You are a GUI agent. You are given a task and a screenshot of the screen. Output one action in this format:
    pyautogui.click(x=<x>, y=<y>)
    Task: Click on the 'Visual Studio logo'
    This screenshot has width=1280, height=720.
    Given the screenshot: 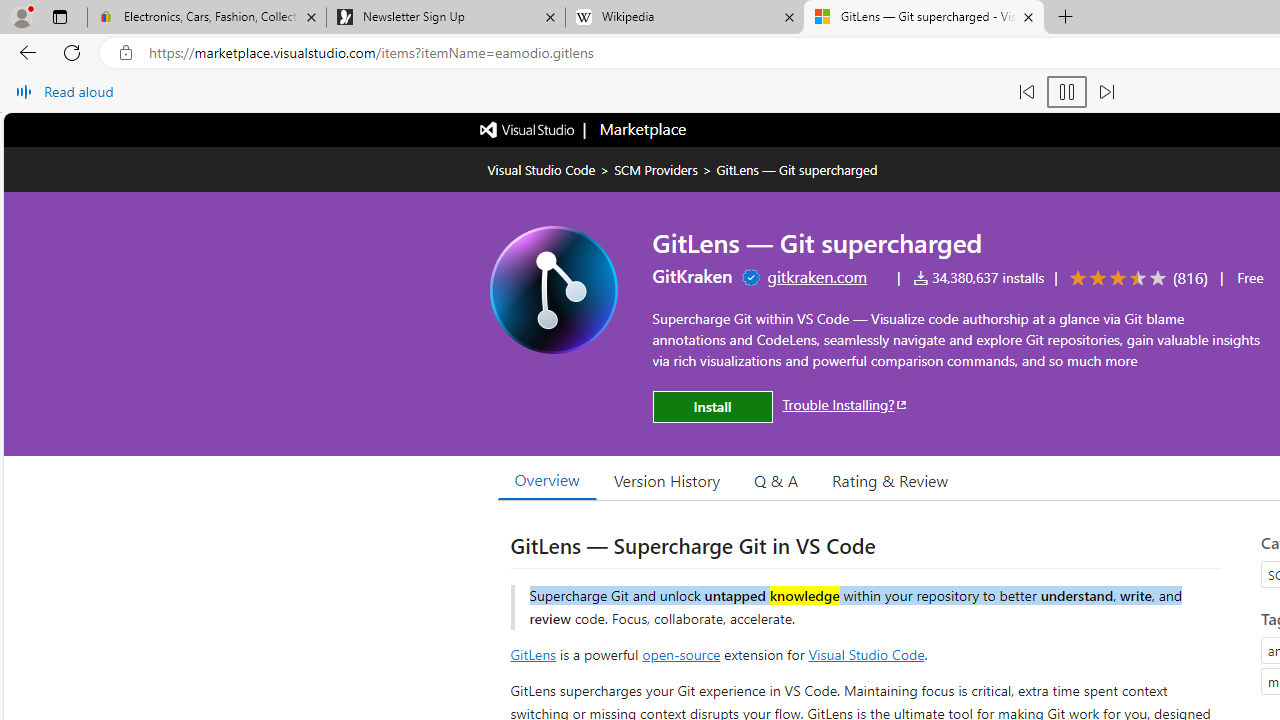 What is the action you would take?
    pyautogui.click(x=528, y=128)
    